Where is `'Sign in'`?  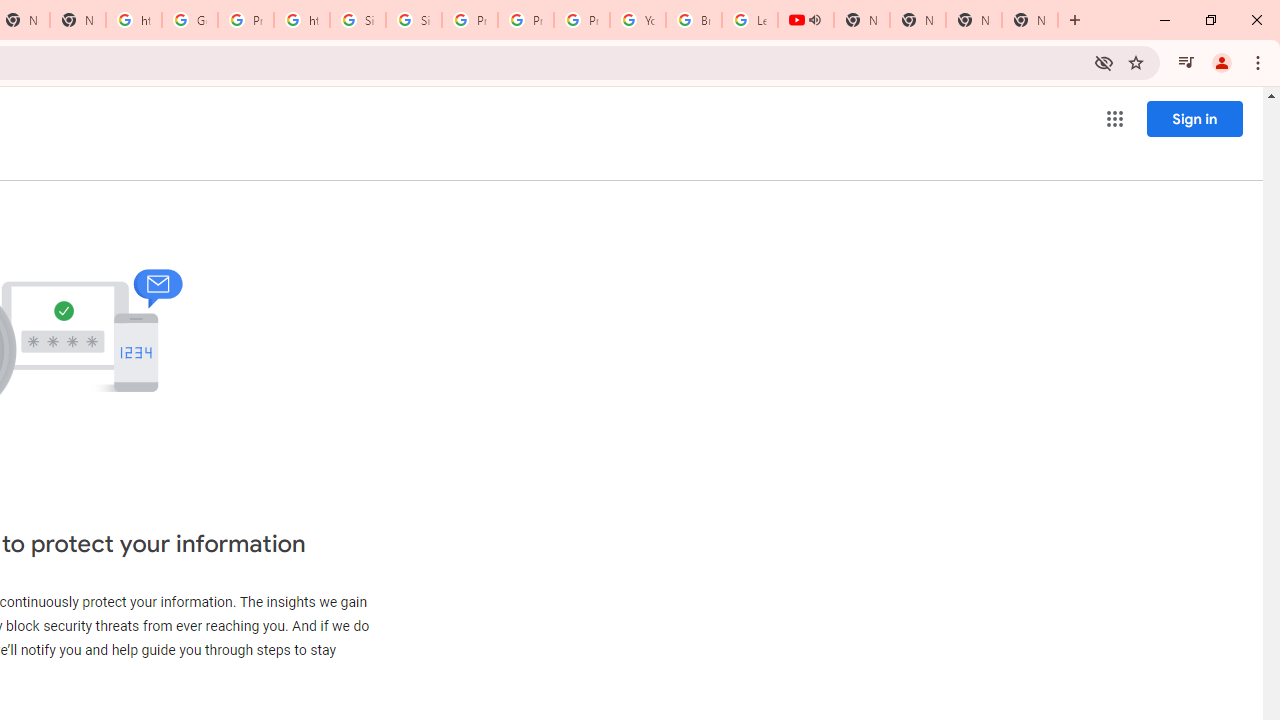
'Sign in' is located at coordinates (1194, 118).